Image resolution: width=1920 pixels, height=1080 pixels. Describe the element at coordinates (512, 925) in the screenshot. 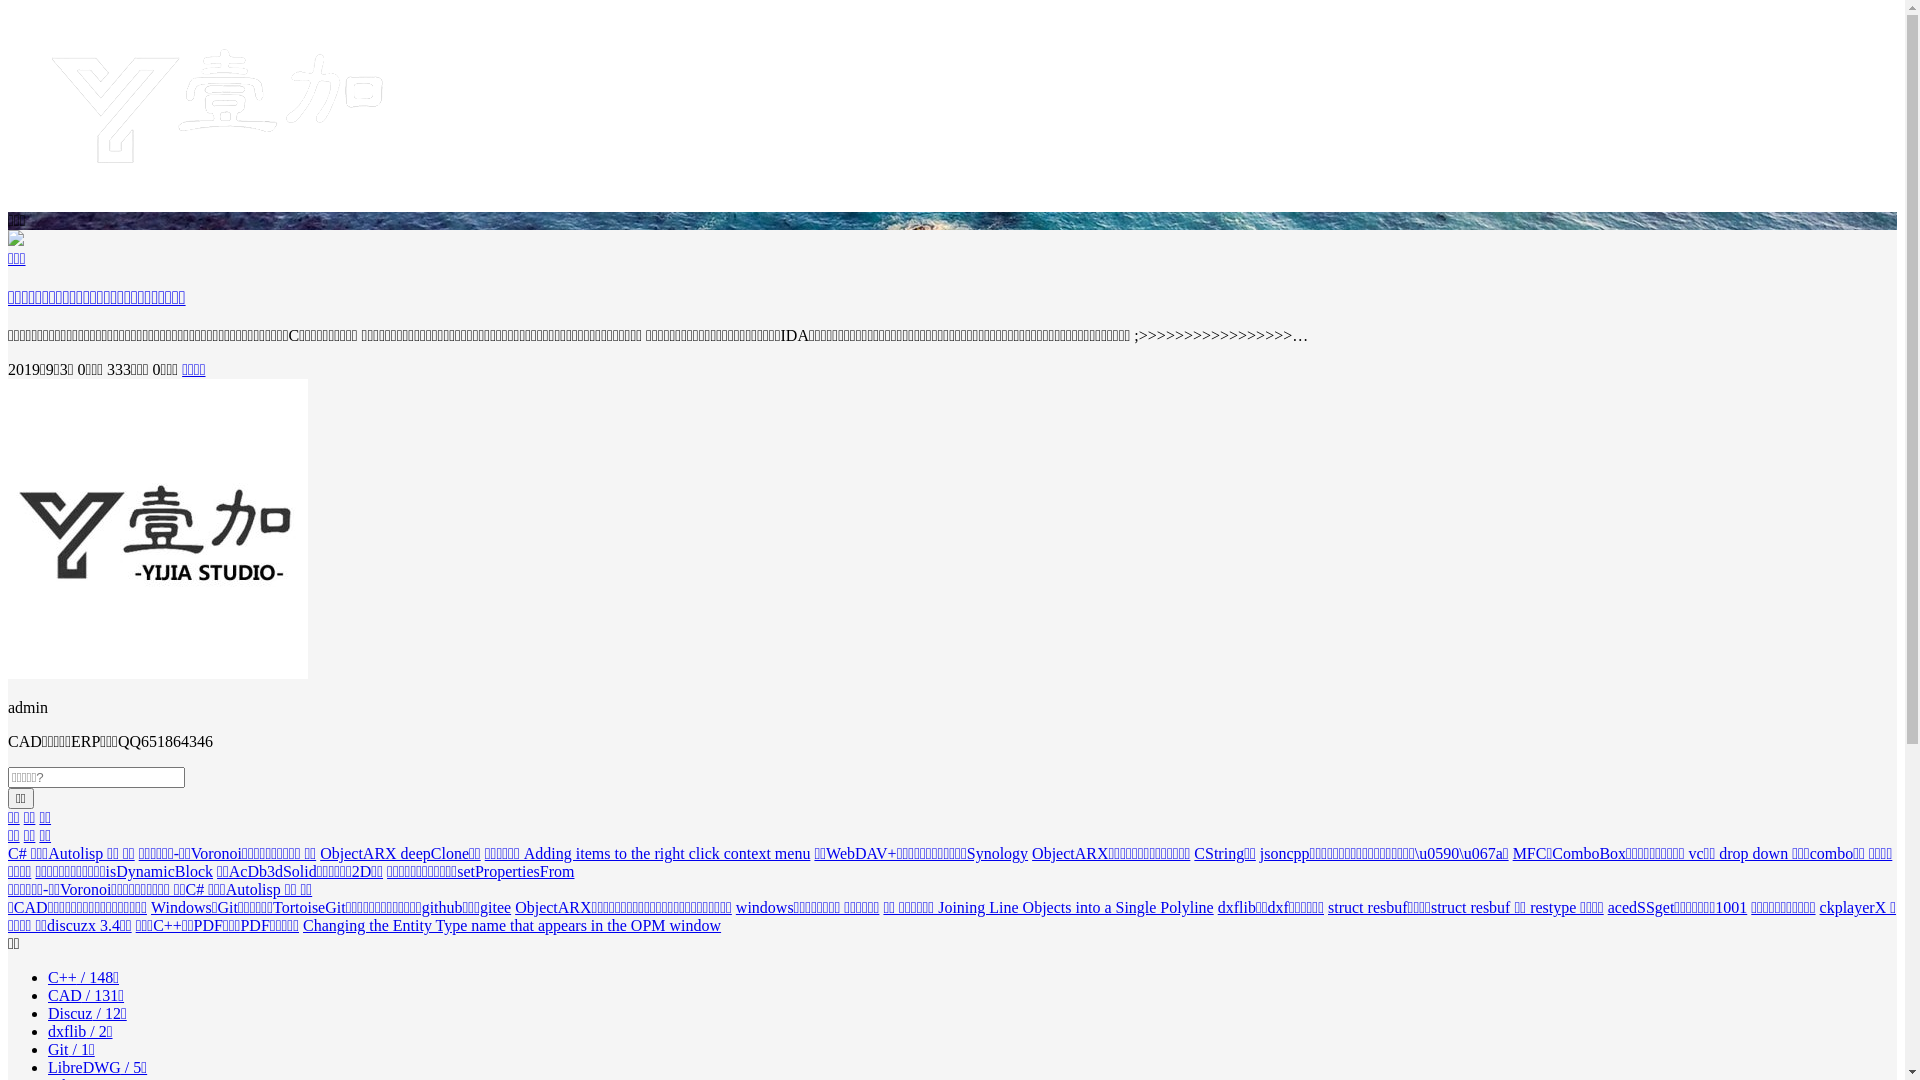

I see `'Changing the Entity Type name that appears in the OPM window'` at that location.